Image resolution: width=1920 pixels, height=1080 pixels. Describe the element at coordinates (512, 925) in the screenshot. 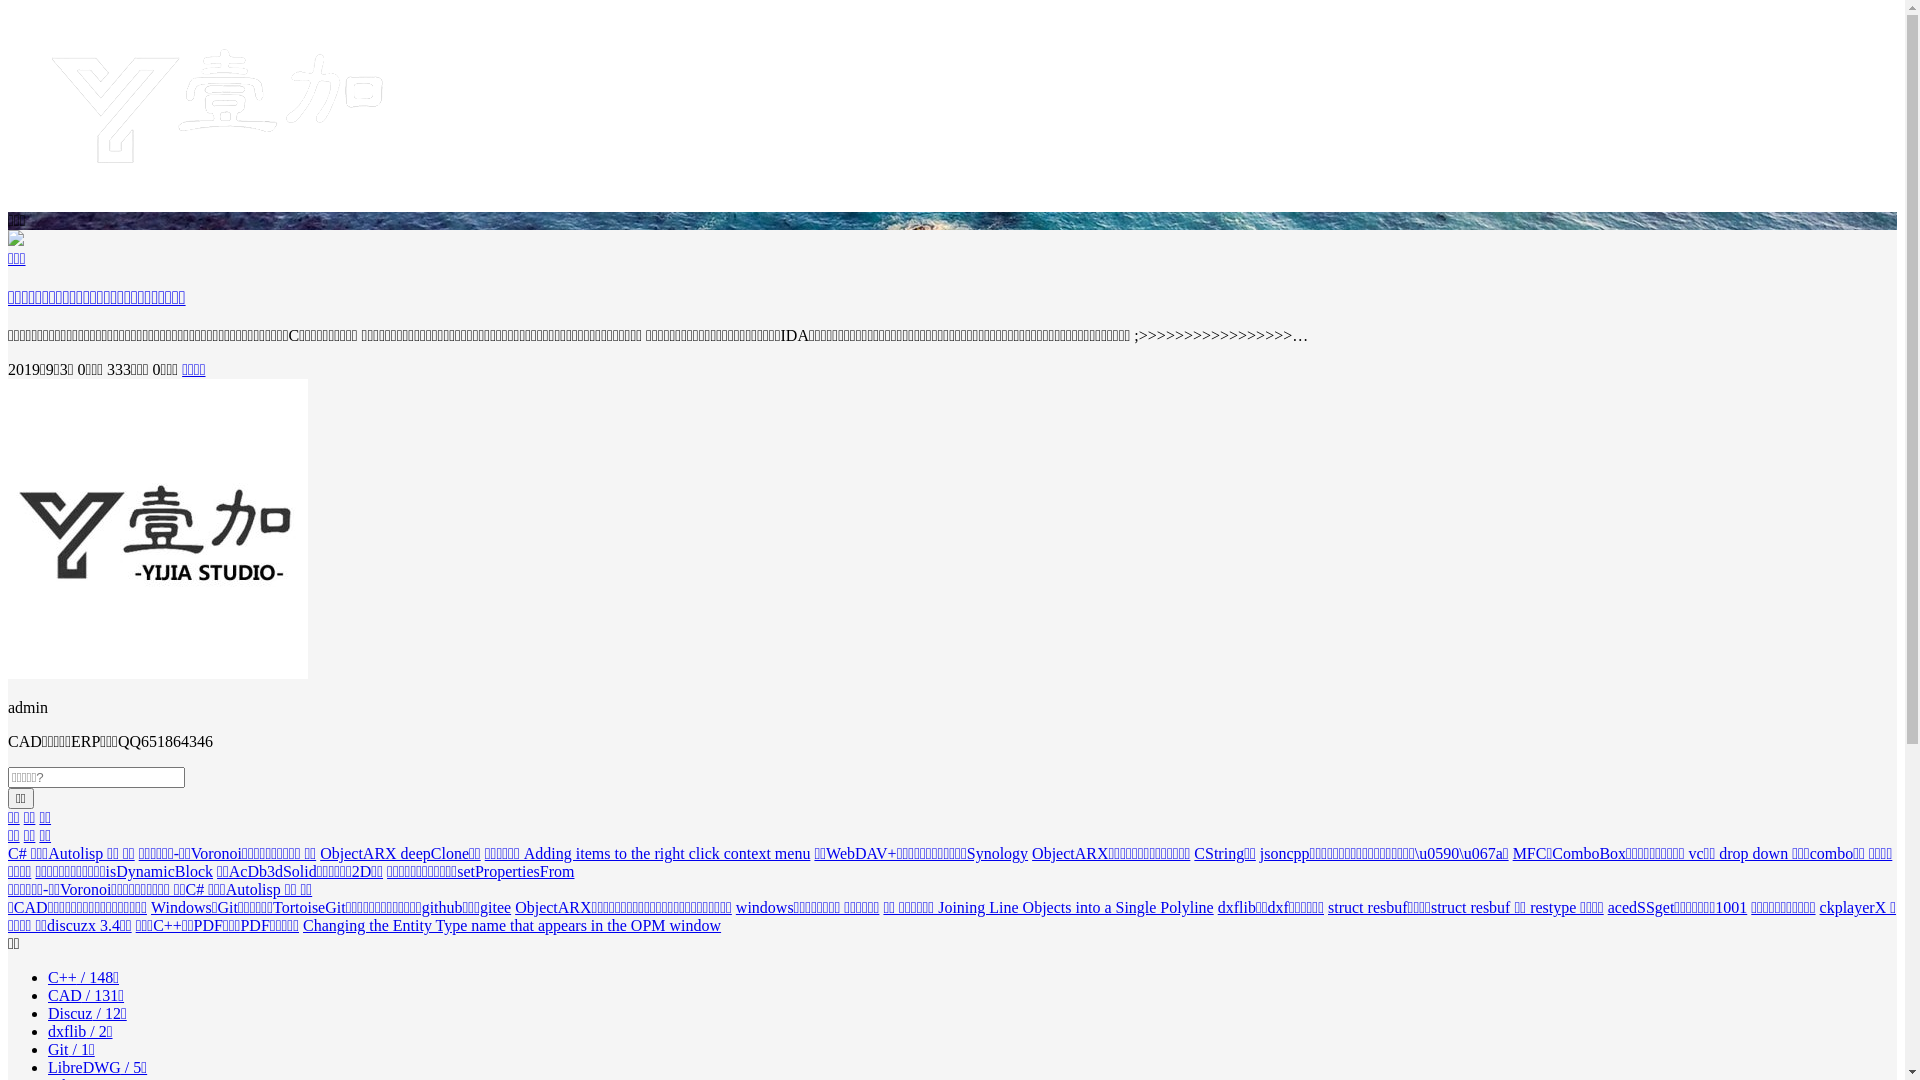

I see `'Changing the Entity Type name that appears in the OPM window'` at that location.